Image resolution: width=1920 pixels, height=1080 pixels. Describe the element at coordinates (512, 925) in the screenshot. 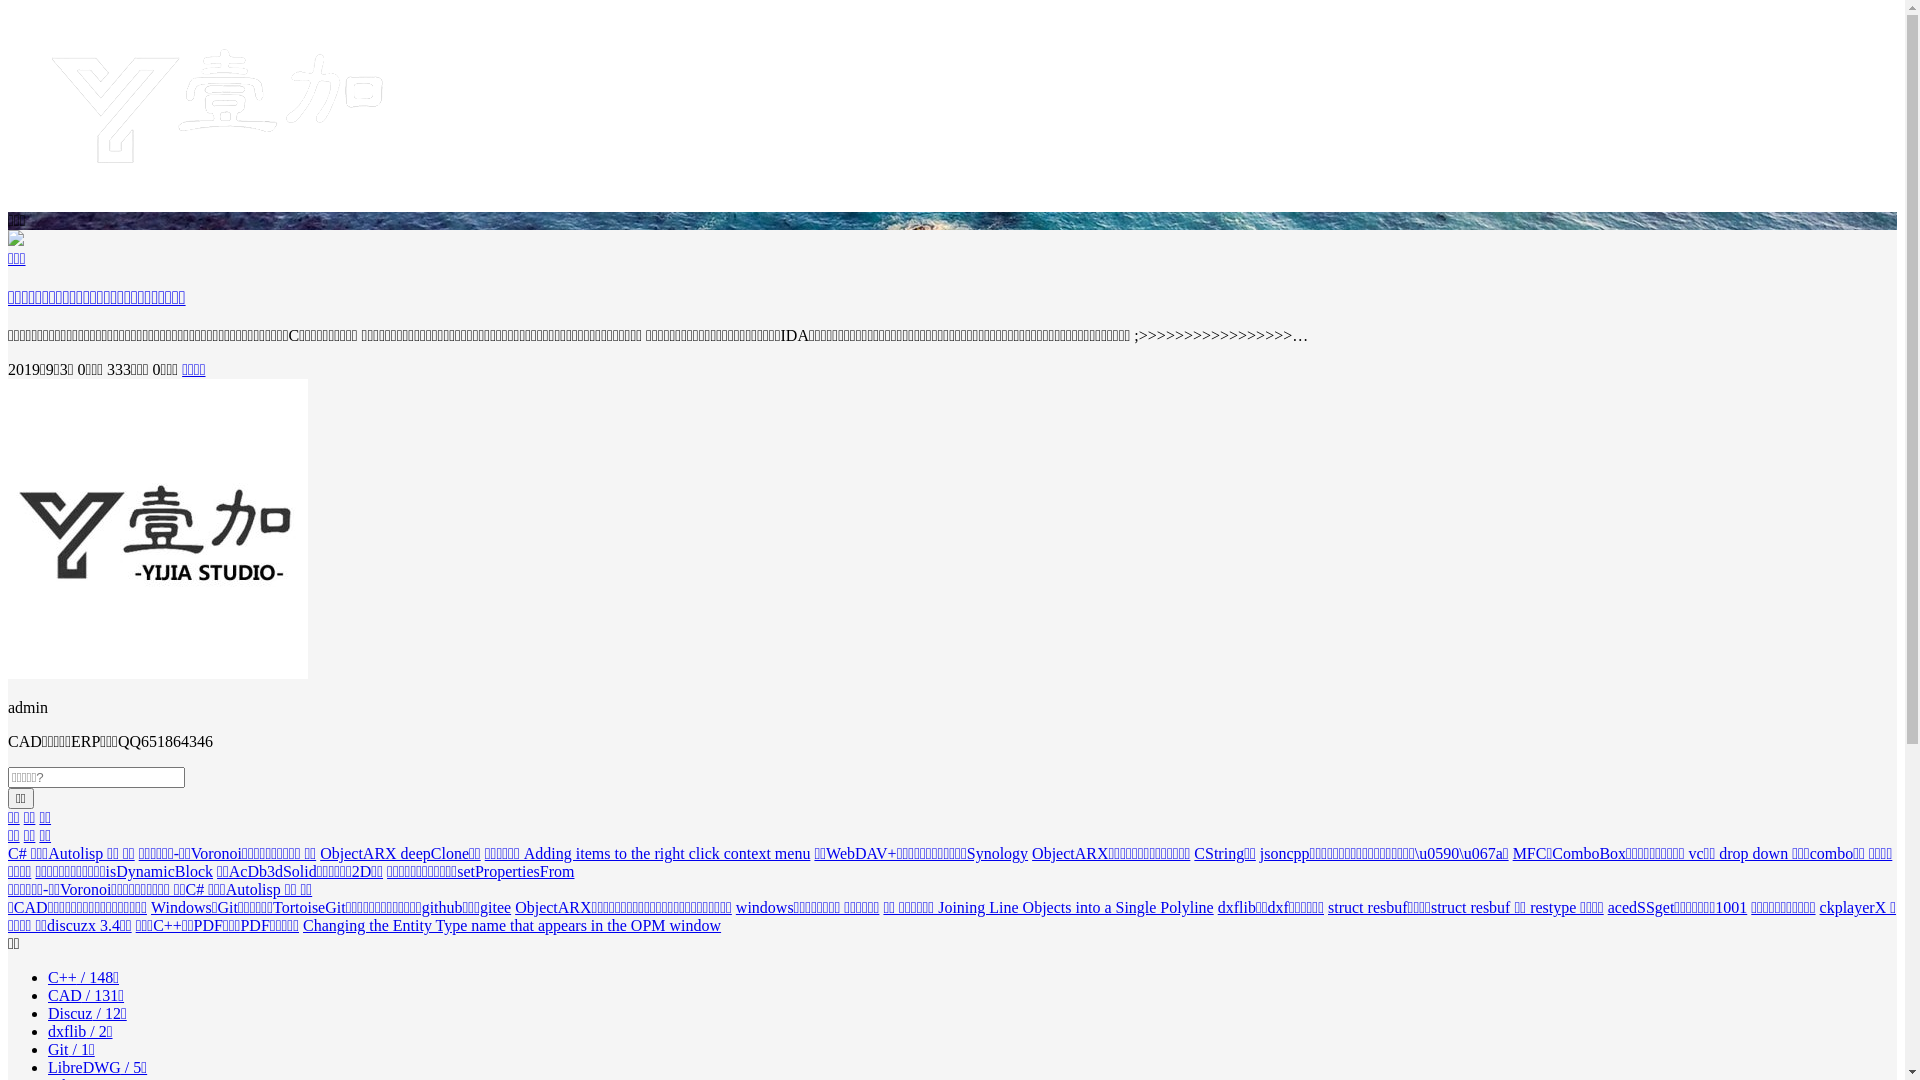

I see `'Changing the Entity Type name that appears in the OPM window'` at that location.